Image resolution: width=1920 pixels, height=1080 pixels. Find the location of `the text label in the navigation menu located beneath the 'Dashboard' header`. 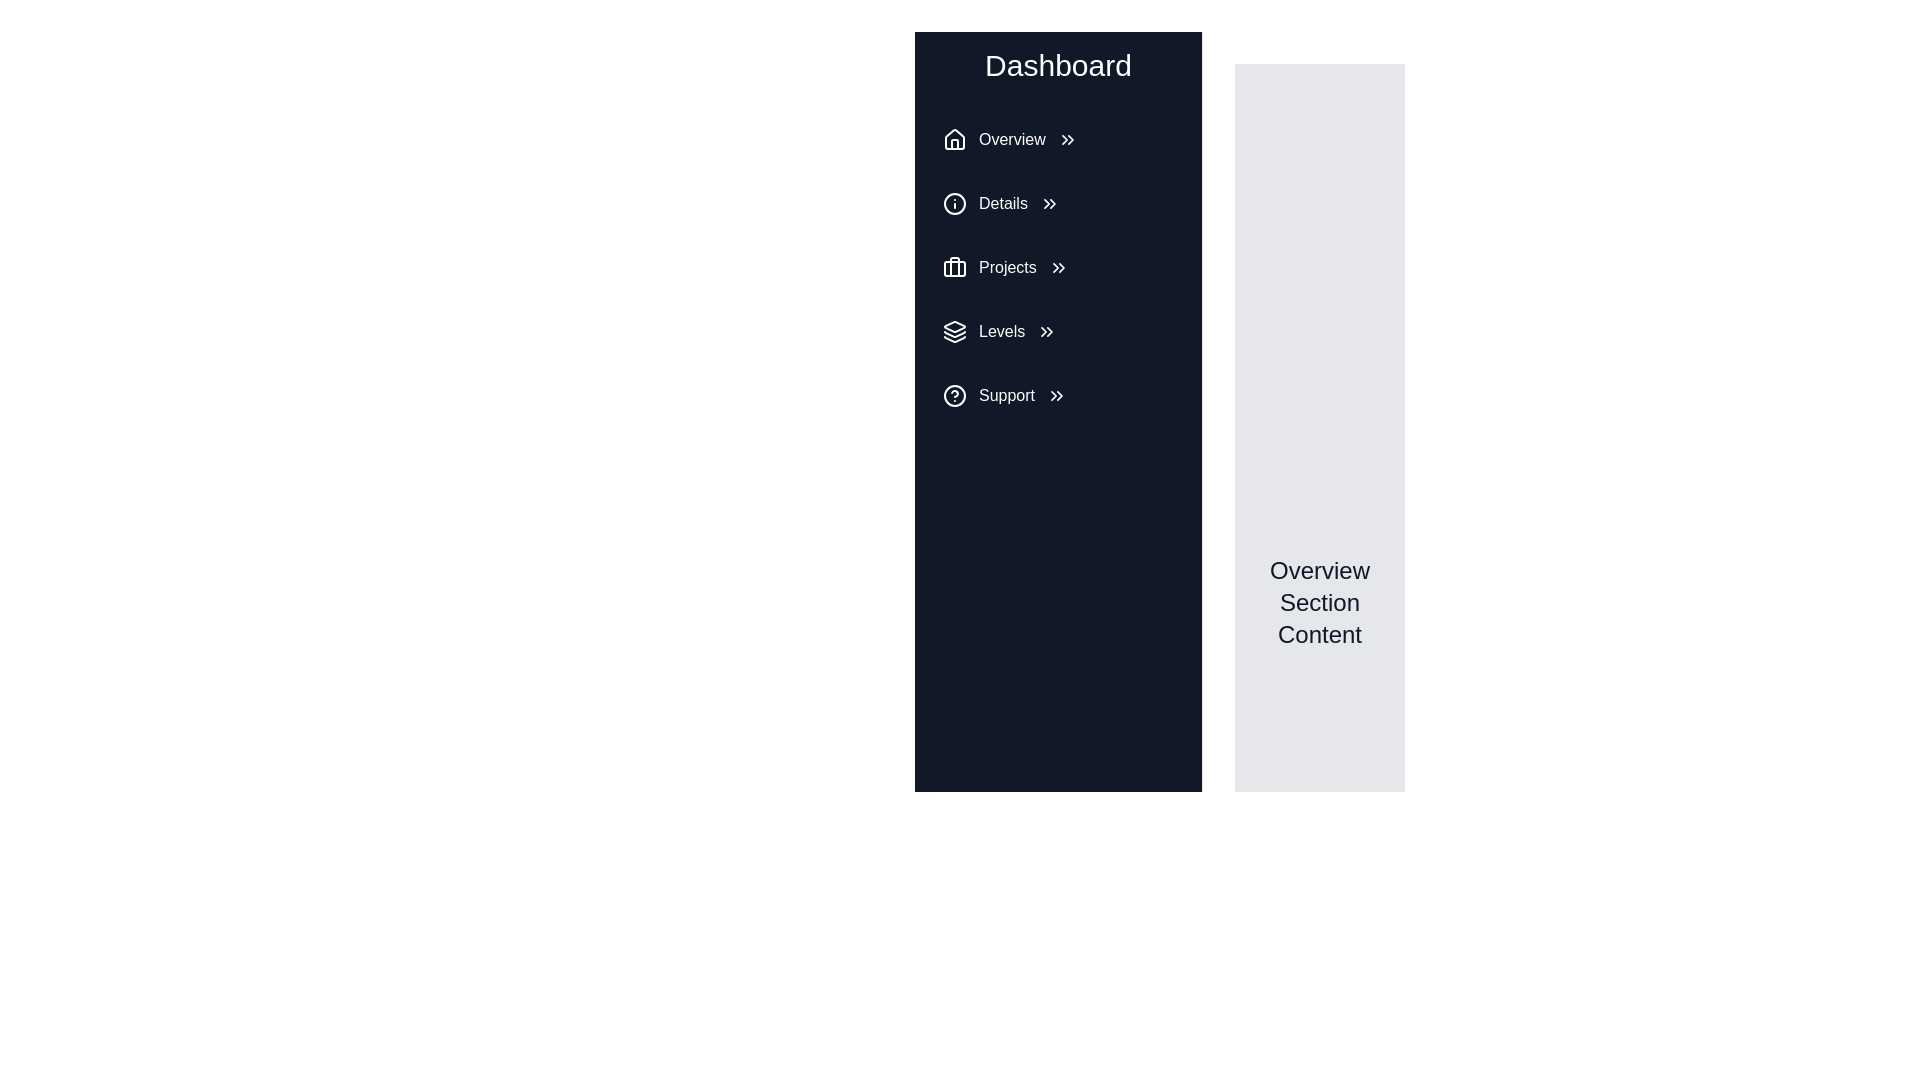

the text label in the navigation menu located beneath the 'Dashboard' header is located at coordinates (1012, 138).